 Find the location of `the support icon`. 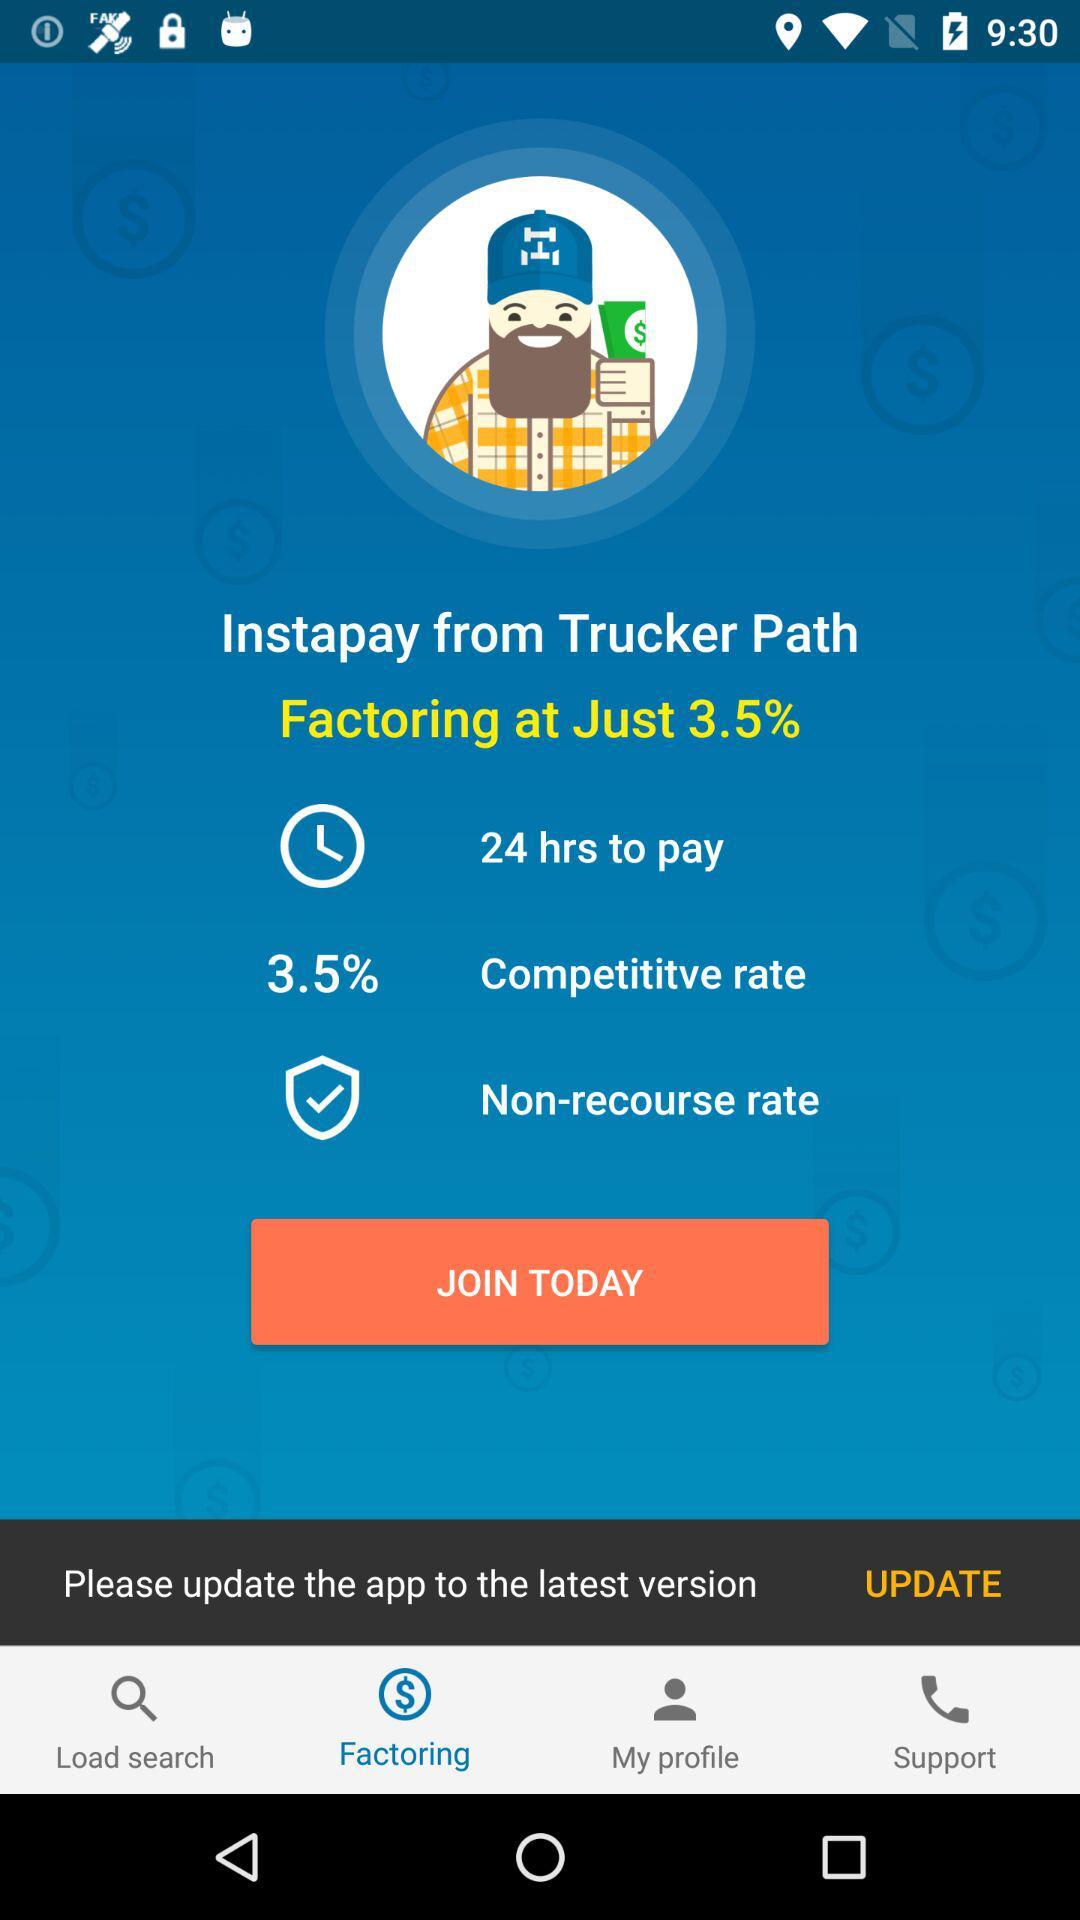

the support icon is located at coordinates (945, 1719).